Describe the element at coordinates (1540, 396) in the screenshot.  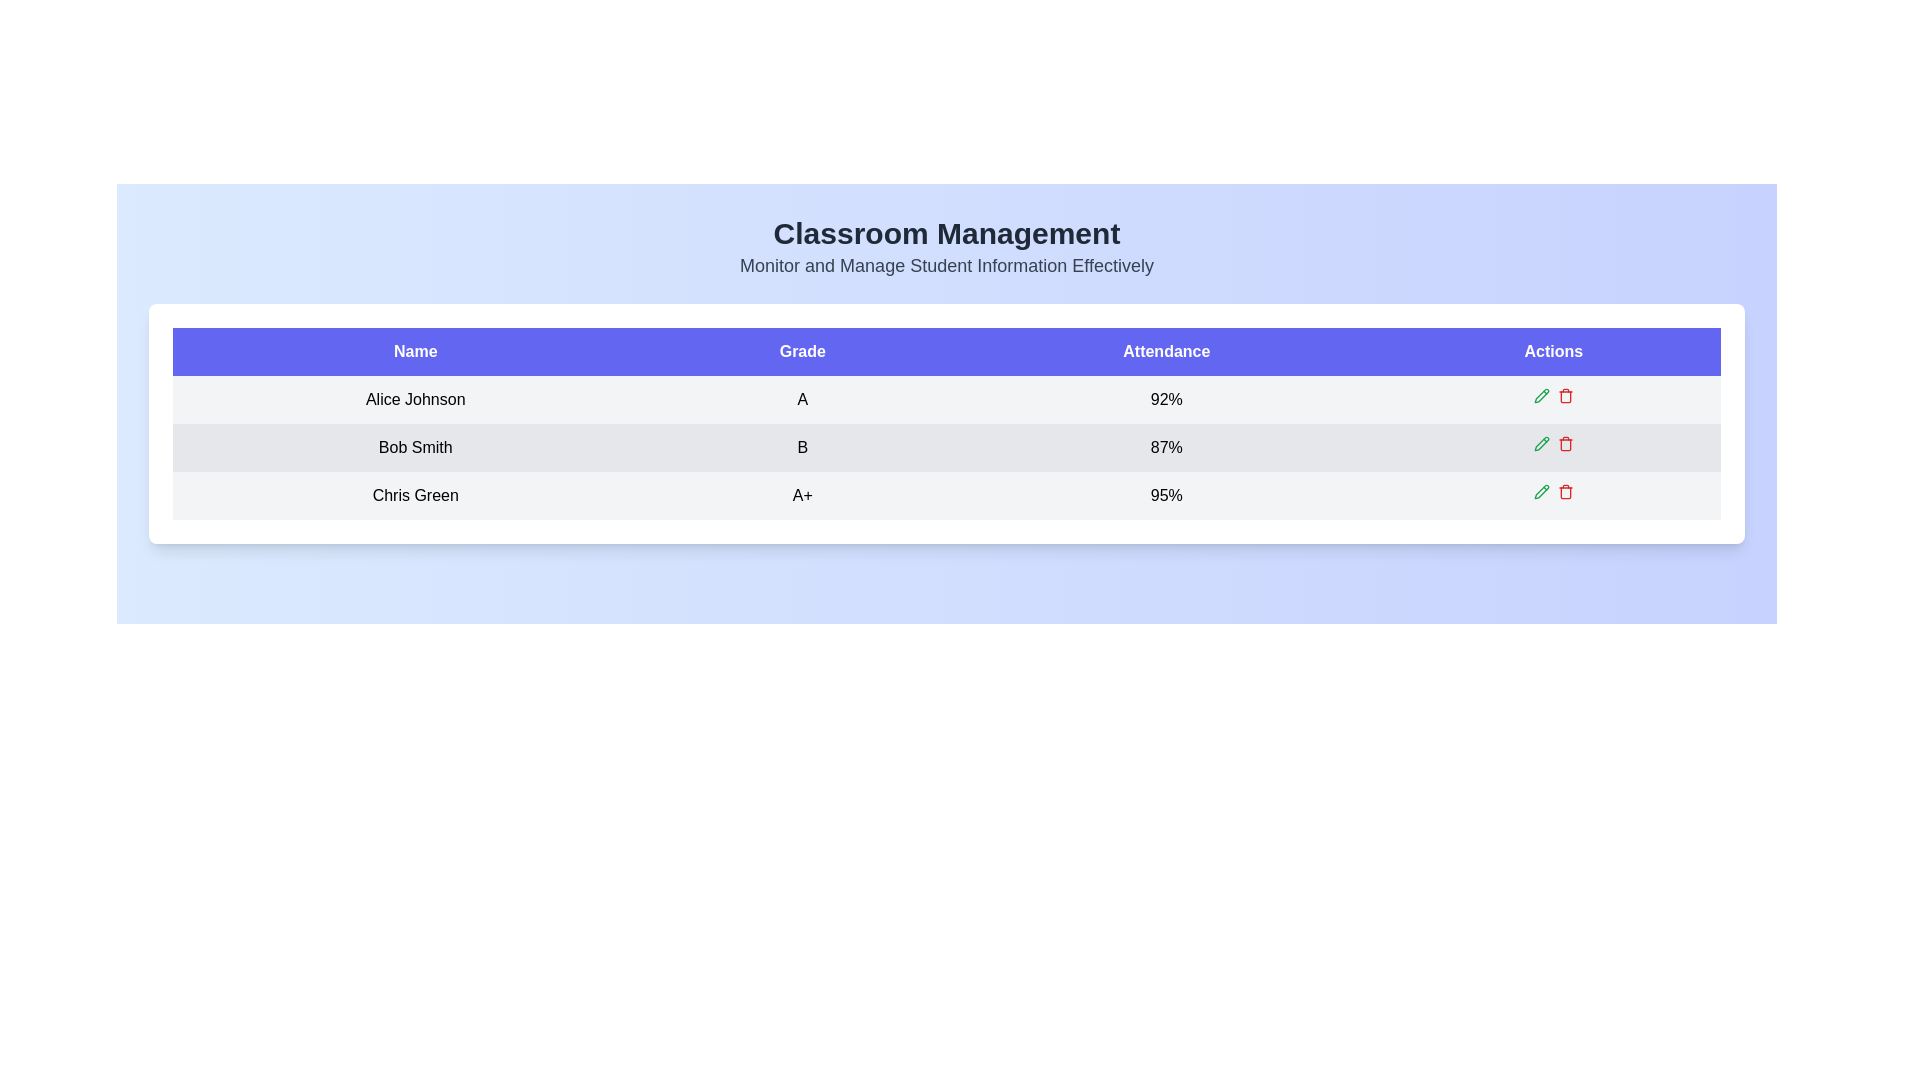
I see `the edit button located in the top row of the 'Actions' column of the table` at that location.